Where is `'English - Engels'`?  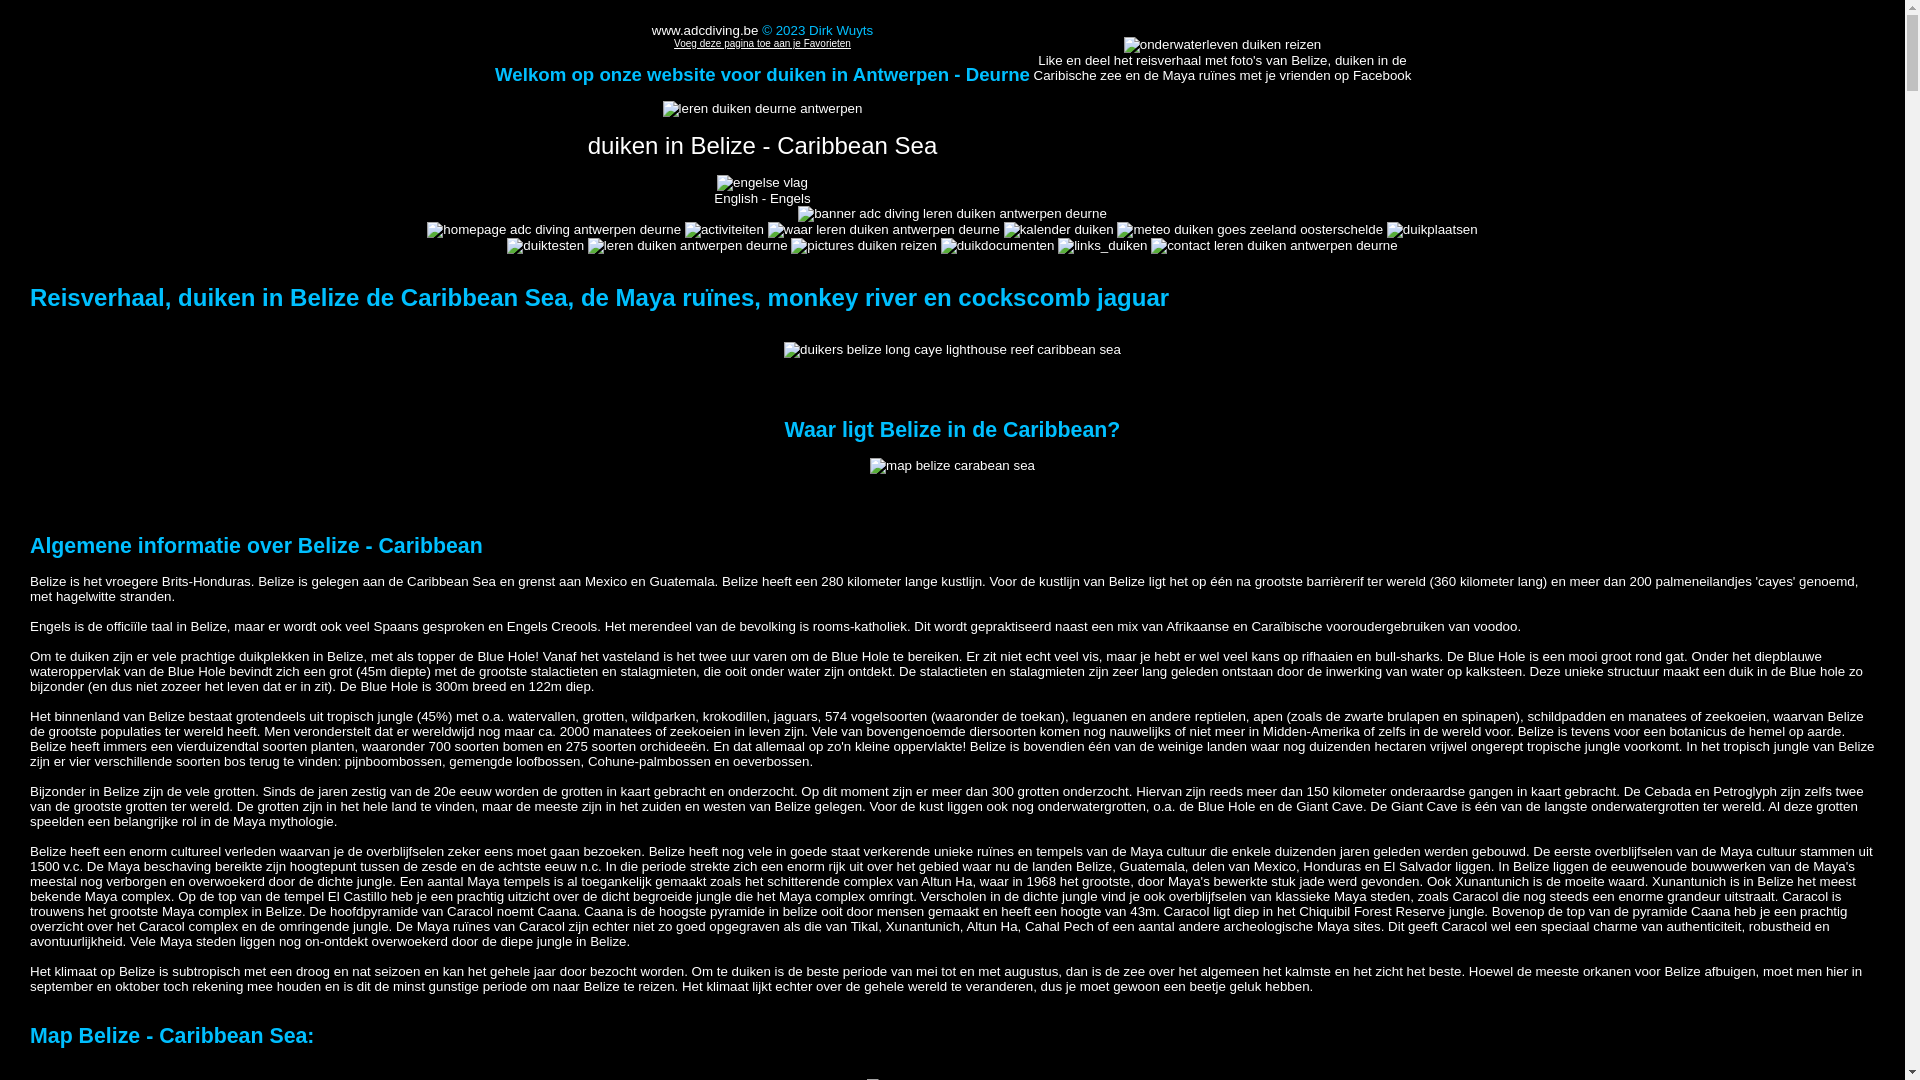
'English - Engels' is located at coordinates (761, 190).